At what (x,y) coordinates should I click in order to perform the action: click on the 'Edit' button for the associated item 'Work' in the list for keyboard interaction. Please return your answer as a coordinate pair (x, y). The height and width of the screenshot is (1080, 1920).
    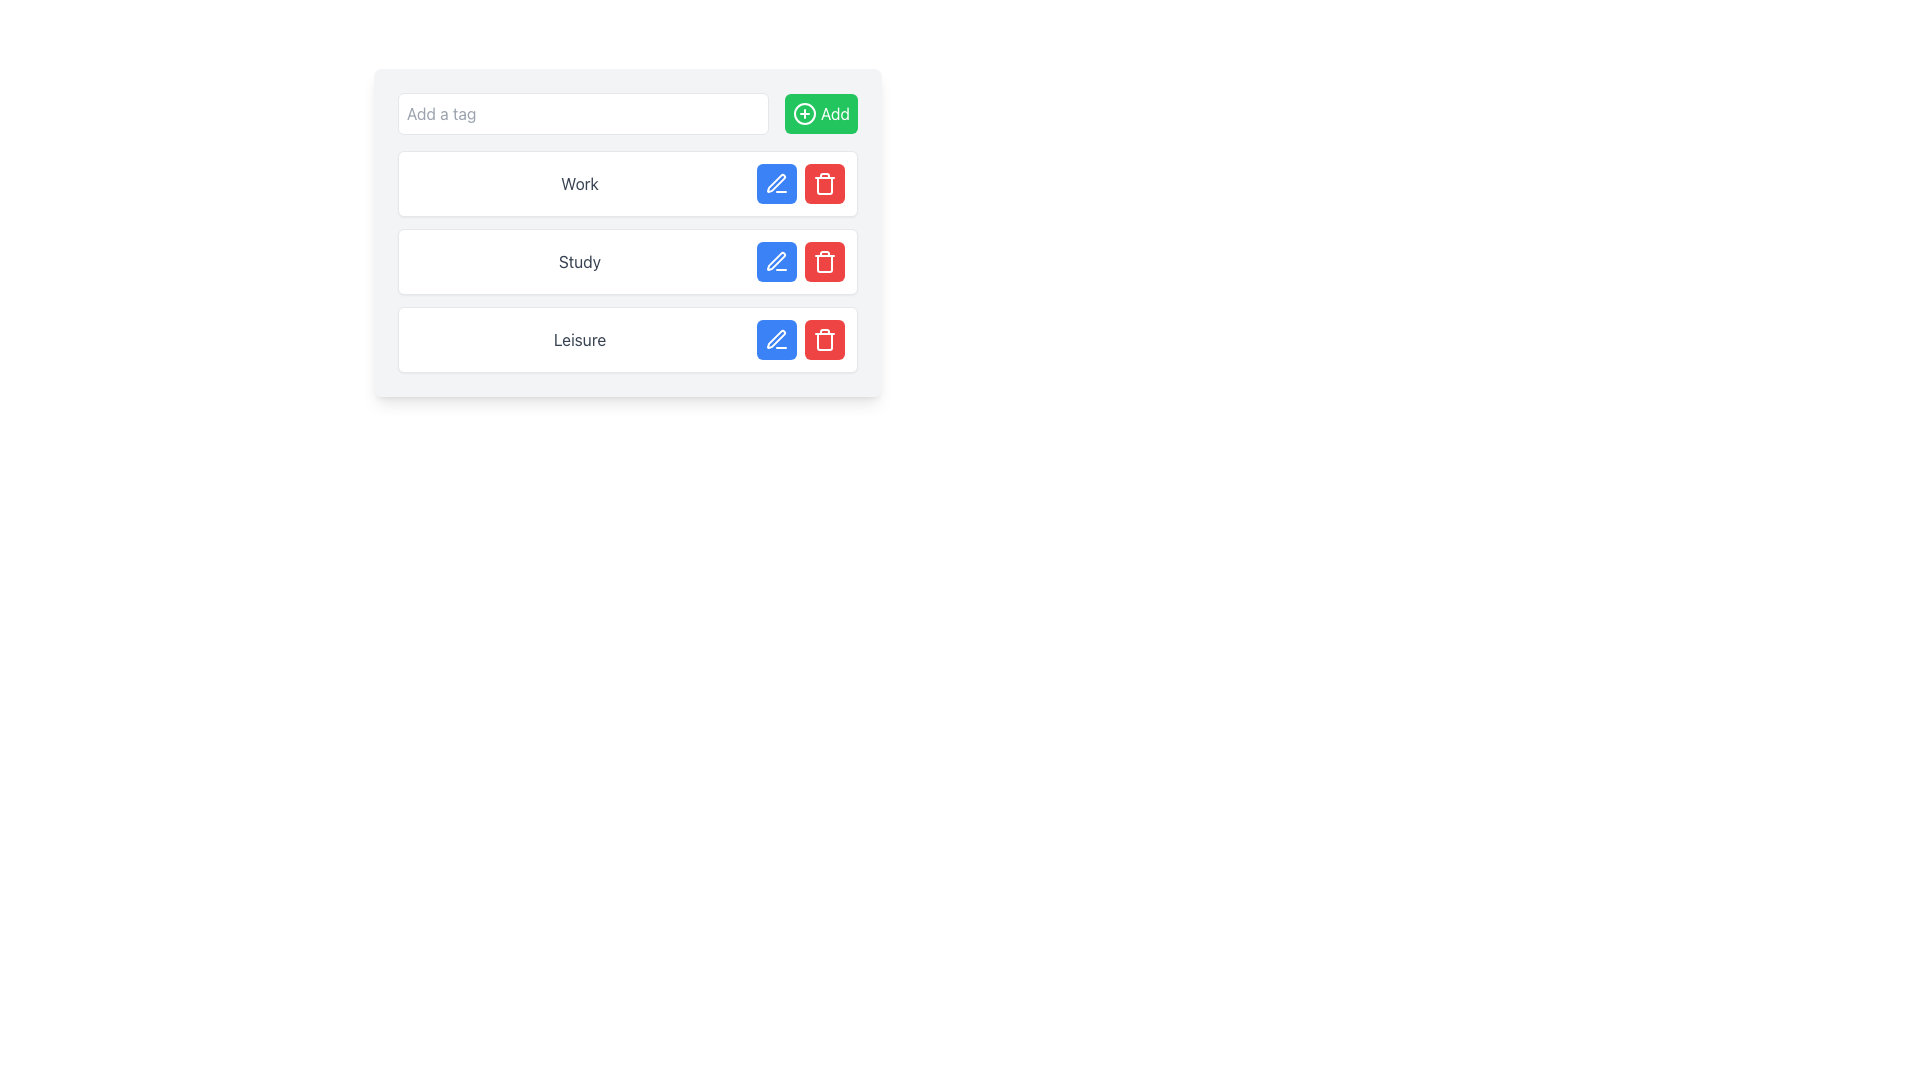
    Looking at the image, I should click on (776, 184).